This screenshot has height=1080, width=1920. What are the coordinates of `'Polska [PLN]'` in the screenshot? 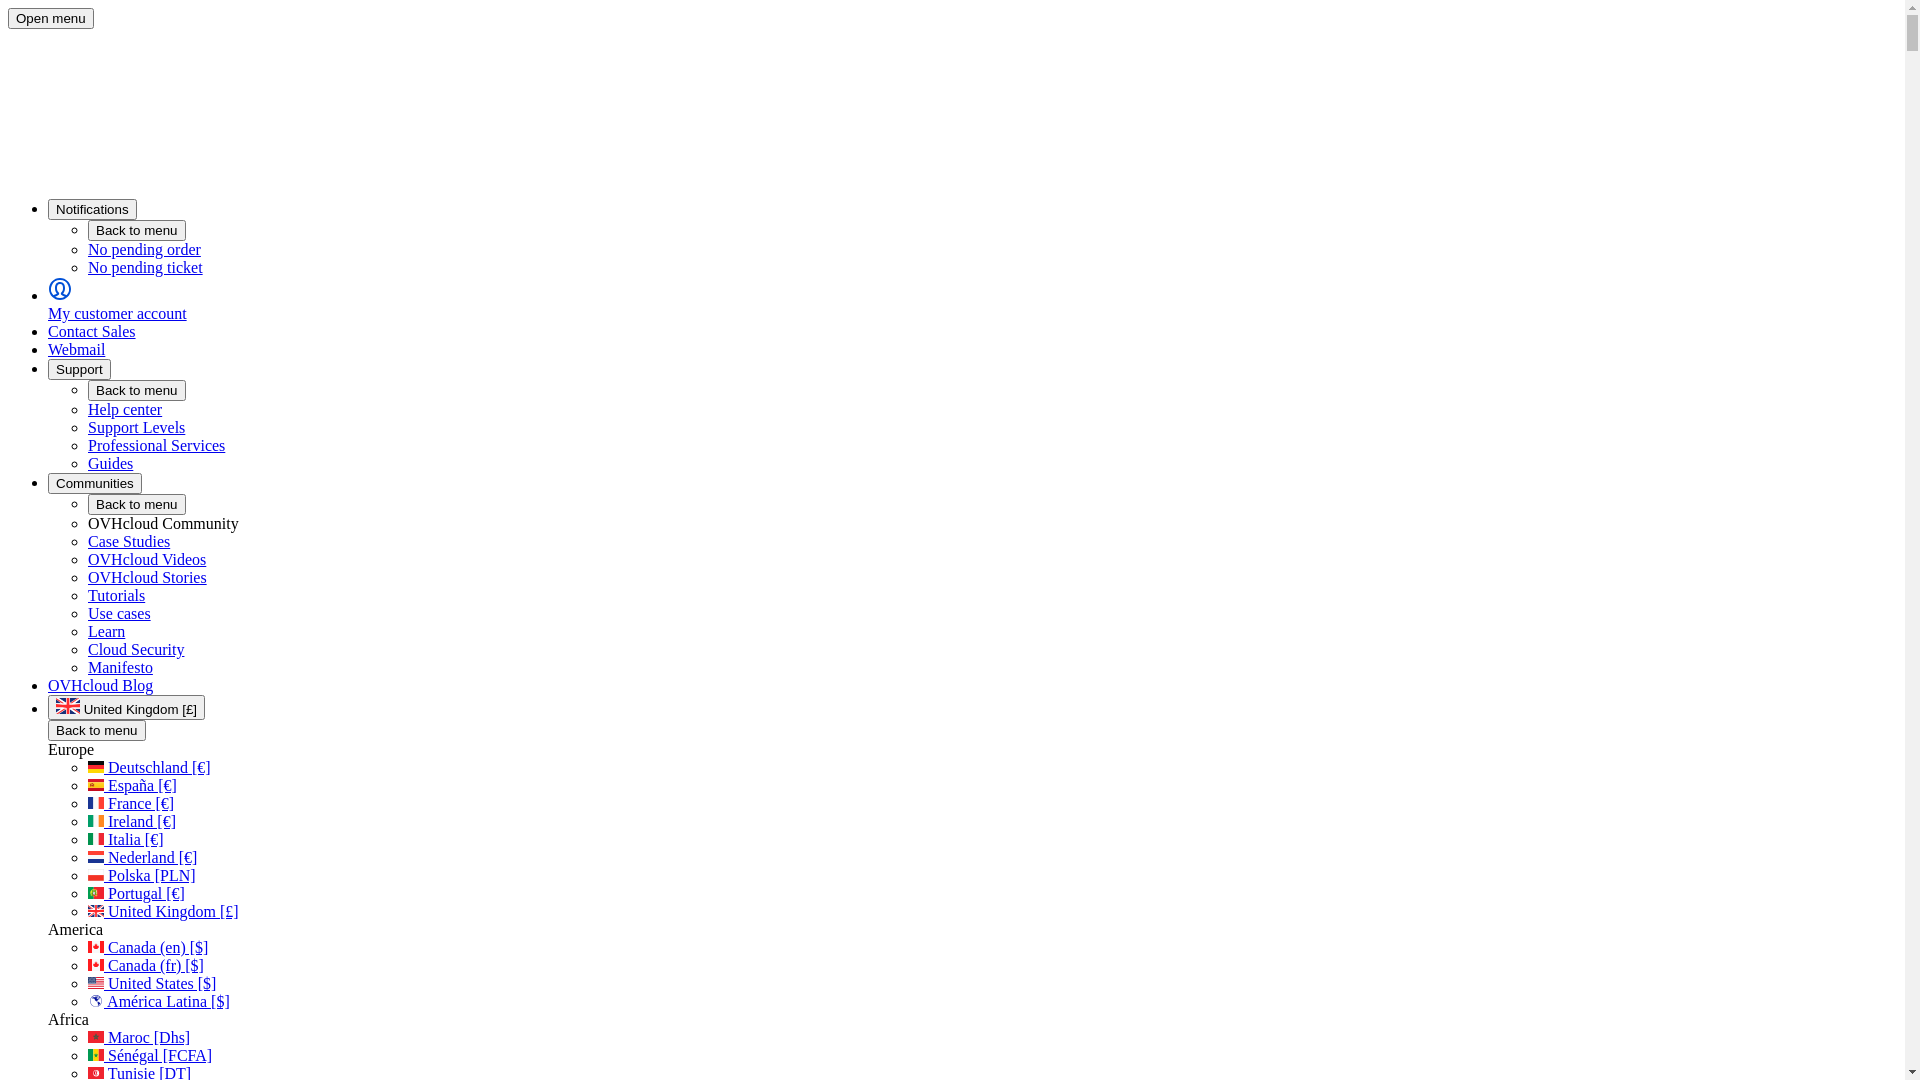 It's located at (86, 874).